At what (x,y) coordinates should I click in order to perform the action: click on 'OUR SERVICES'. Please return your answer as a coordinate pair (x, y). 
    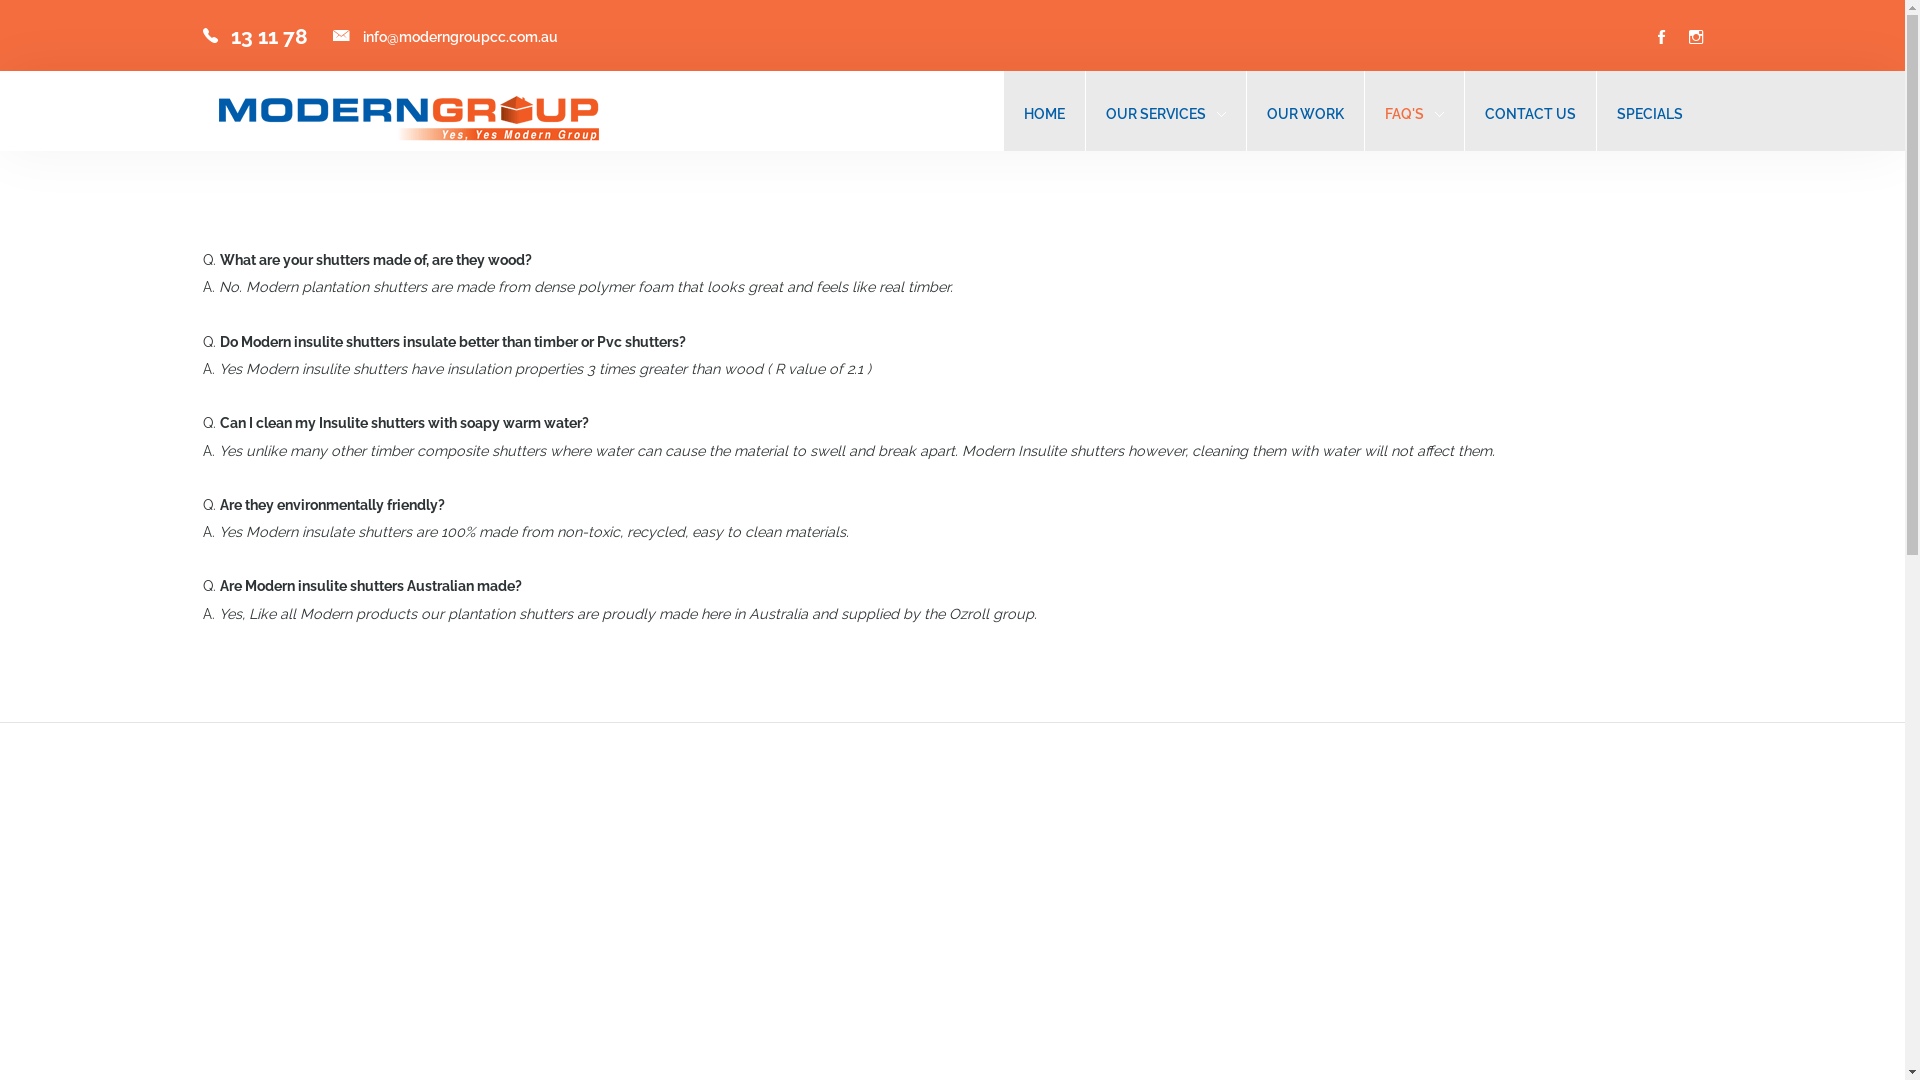
    Looking at the image, I should click on (1166, 113).